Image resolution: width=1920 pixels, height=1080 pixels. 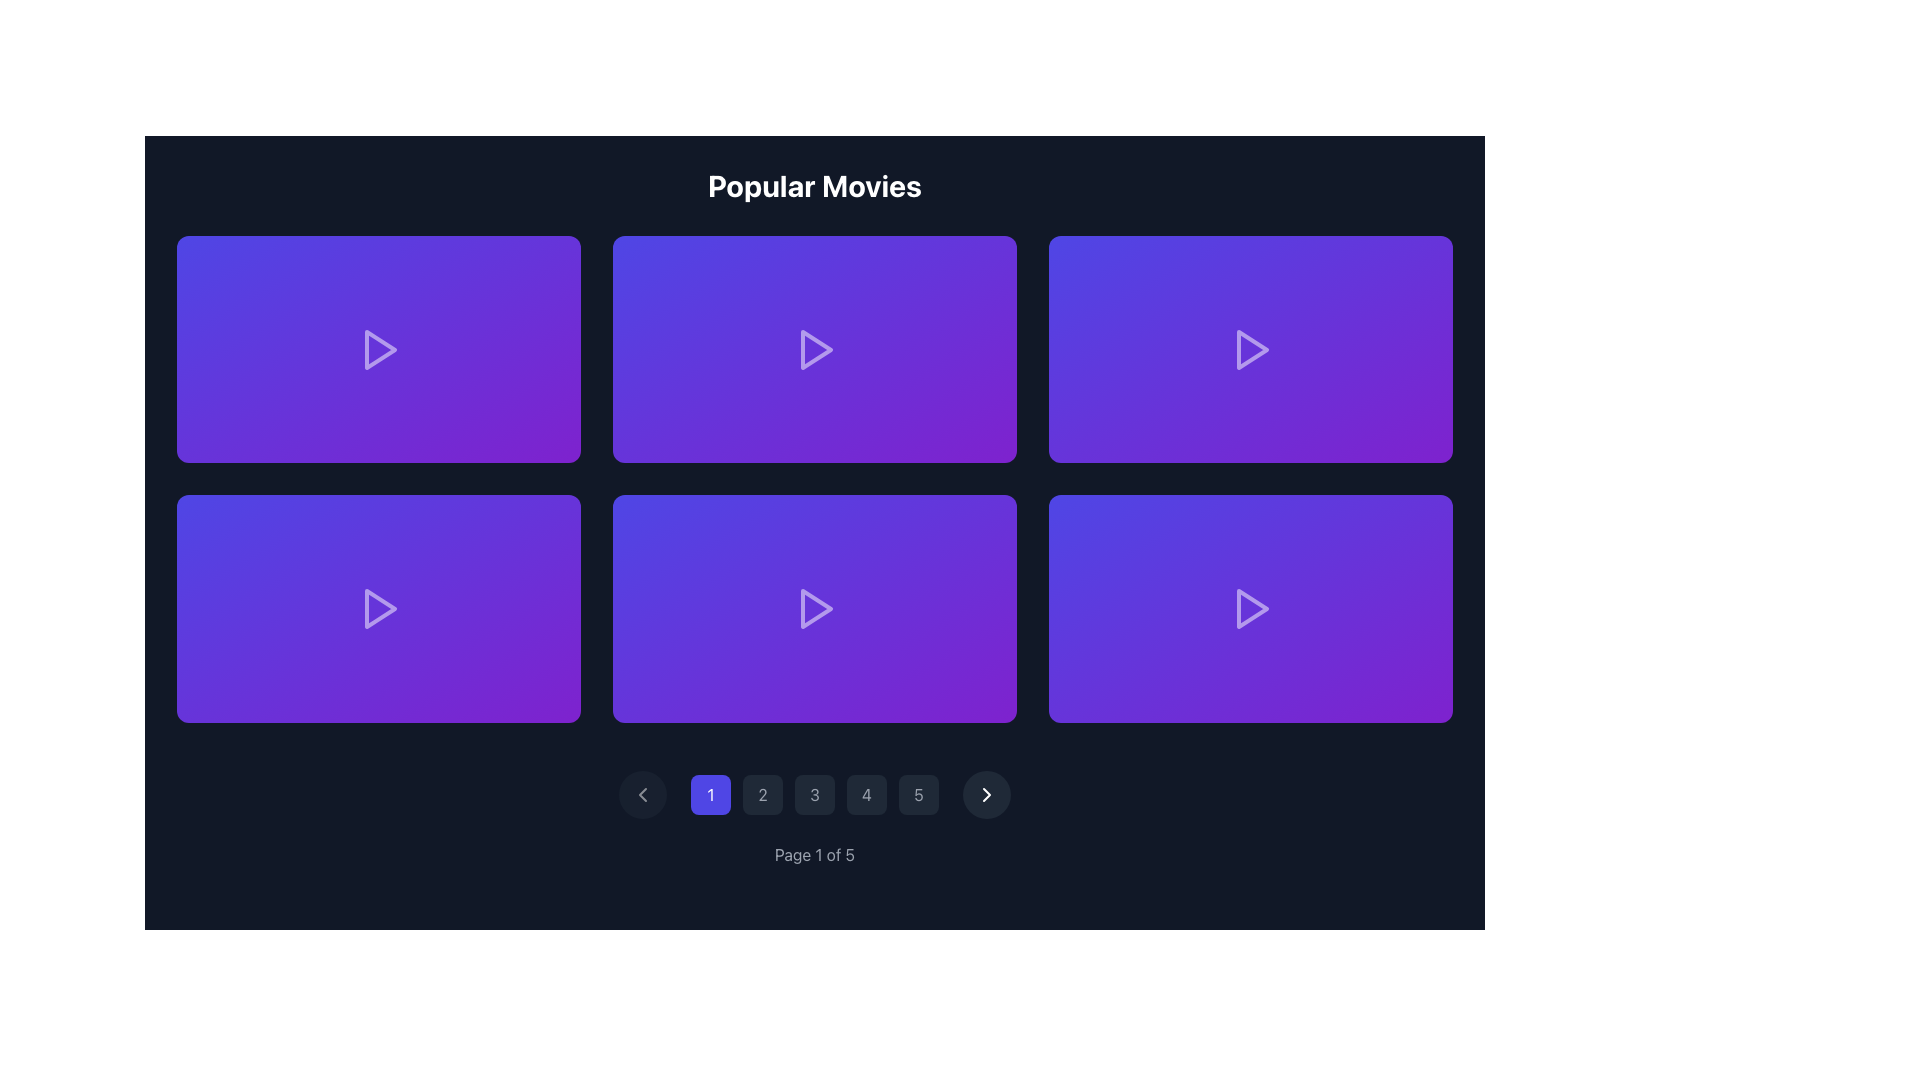 What do you see at coordinates (987, 793) in the screenshot?
I see `the Next button for pagination located at the rightmost side of the pagination elements` at bounding box center [987, 793].